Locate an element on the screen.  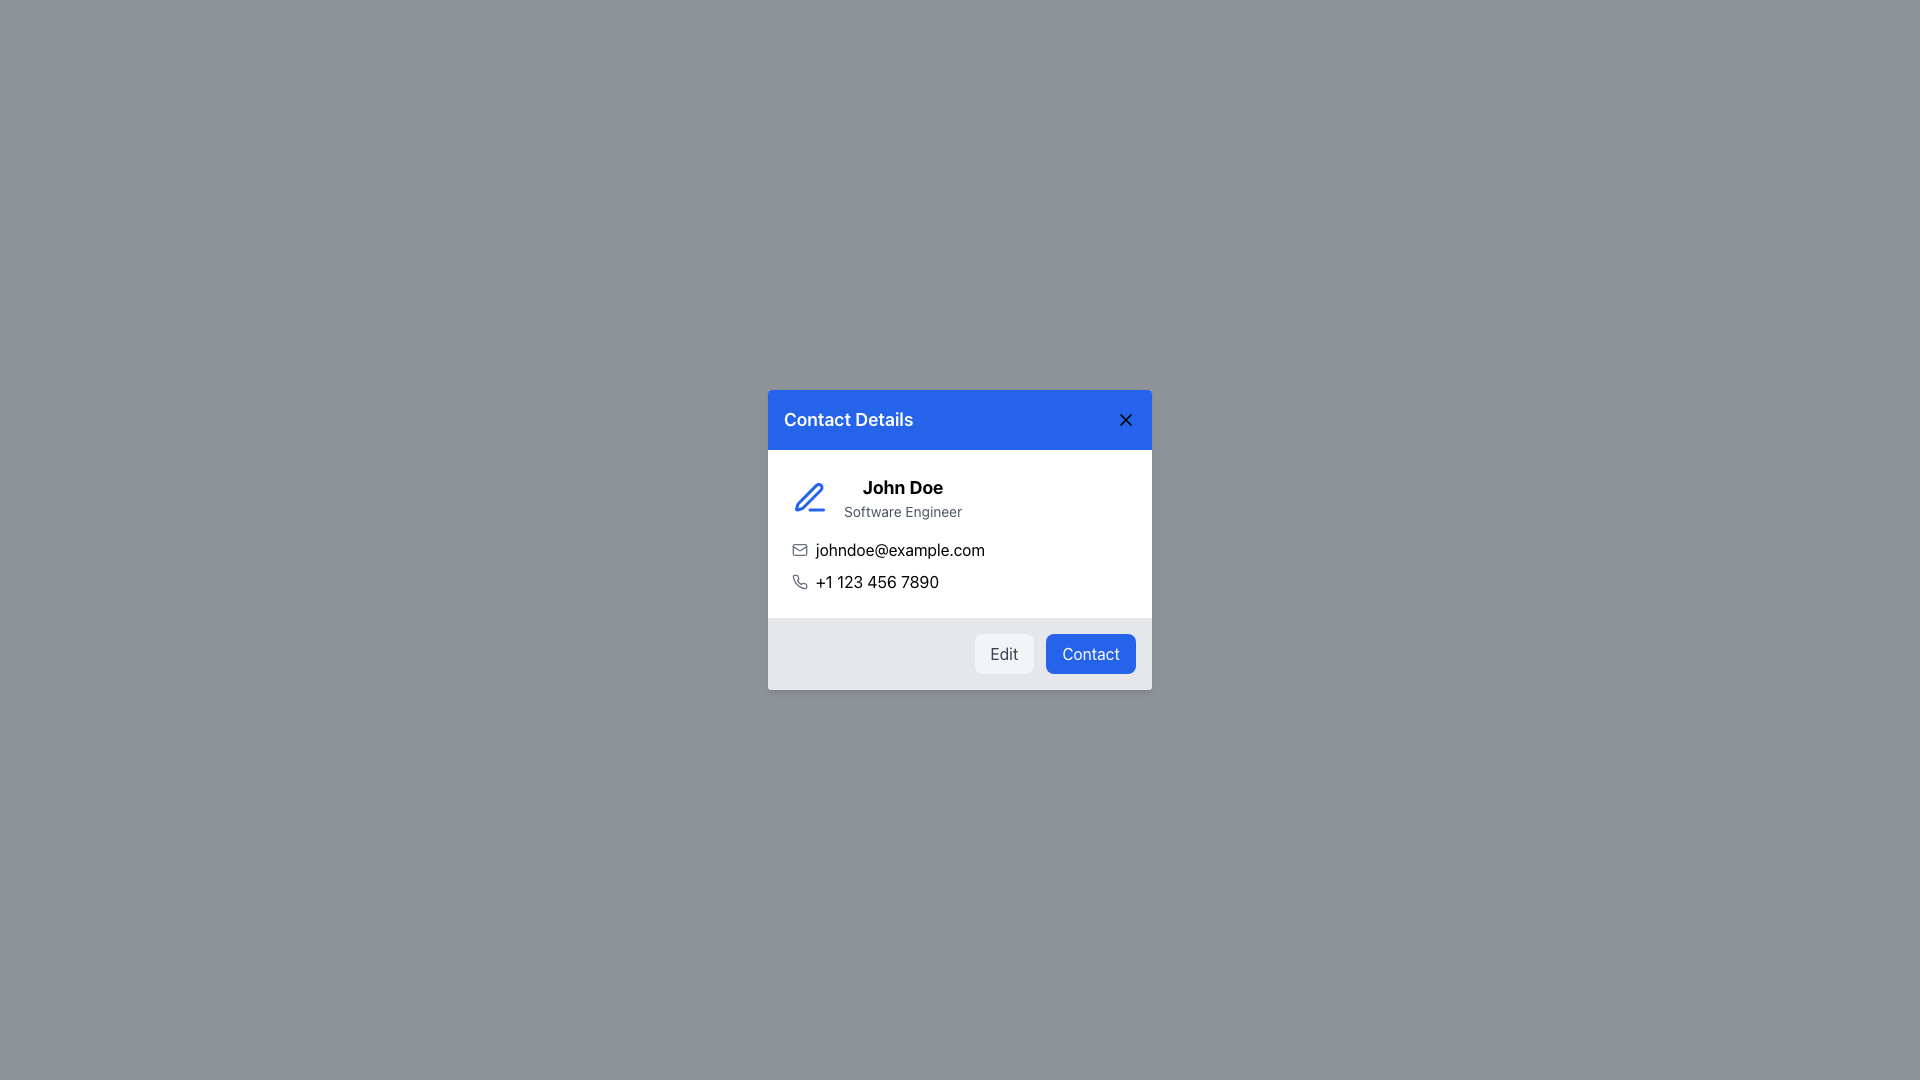
the 'Contact' button, which is a rectangular button with a blue background and white text, located in the bottom-right corner of the 'Contact Details' modal is located at coordinates (1090, 654).